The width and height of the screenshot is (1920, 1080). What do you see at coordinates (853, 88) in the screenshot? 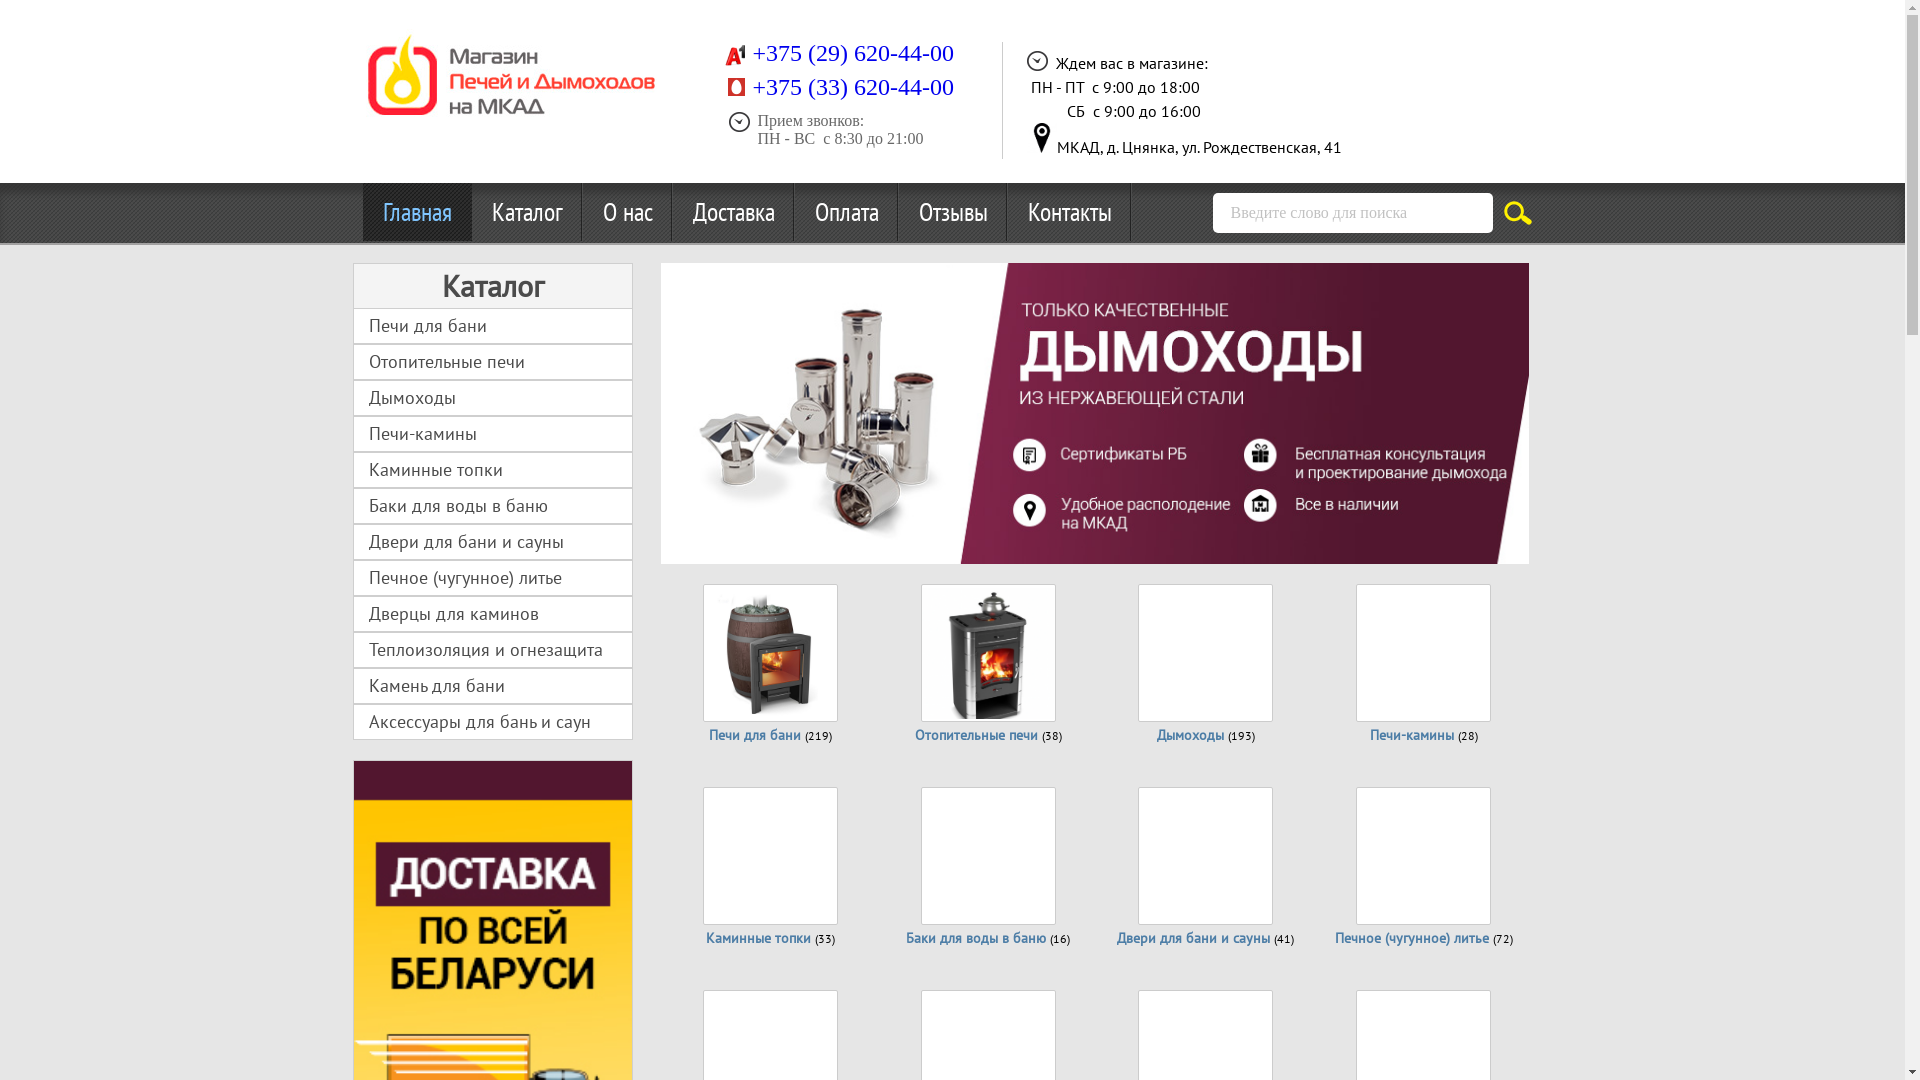
I see `'+375 (33) 620-44-00'` at bounding box center [853, 88].